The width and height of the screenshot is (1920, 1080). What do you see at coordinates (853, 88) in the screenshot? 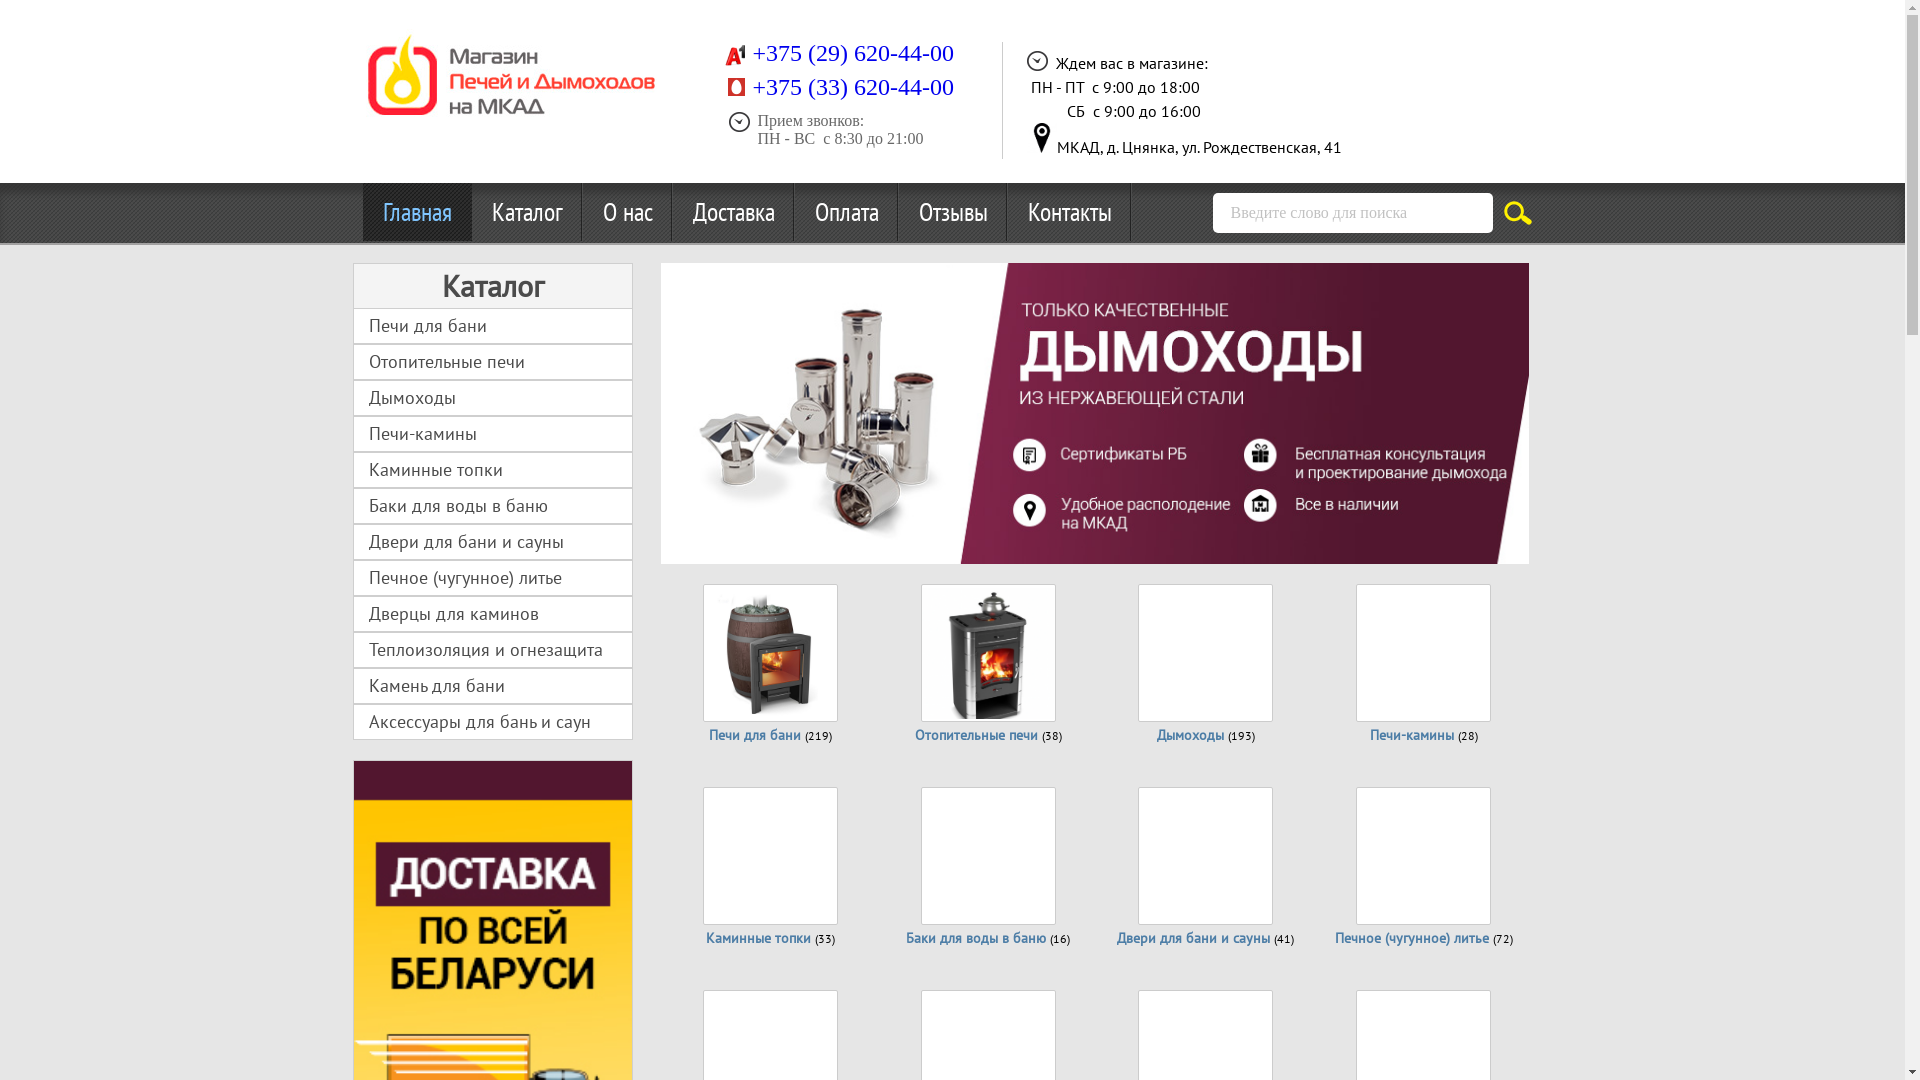
I see `'+375 (33) 620-44-00'` at bounding box center [853, 88].